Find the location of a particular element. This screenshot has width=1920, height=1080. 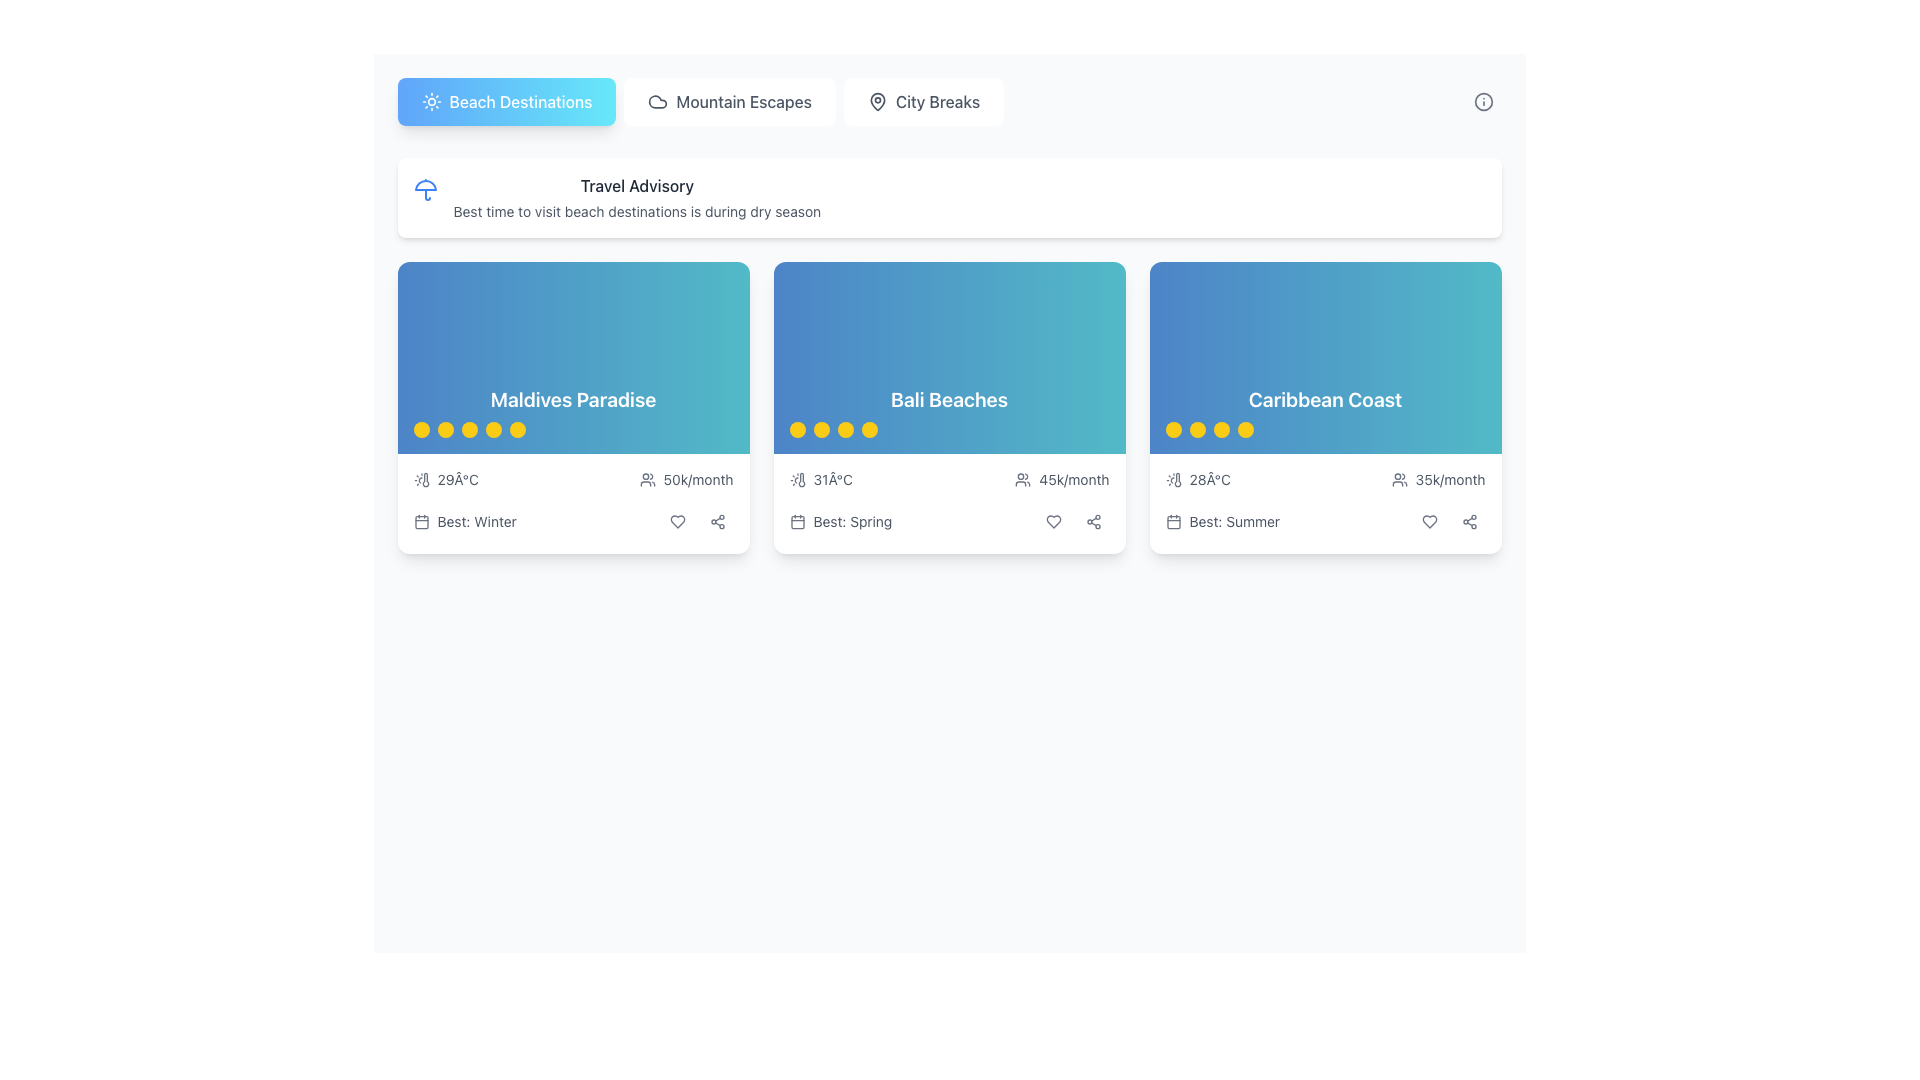

the 'City Breaks' button which is the third item in the horizontal list at the top of the page, displaying a pin icon and gray text on a white background, to trigger a style change is located at coordinates (922, 101).